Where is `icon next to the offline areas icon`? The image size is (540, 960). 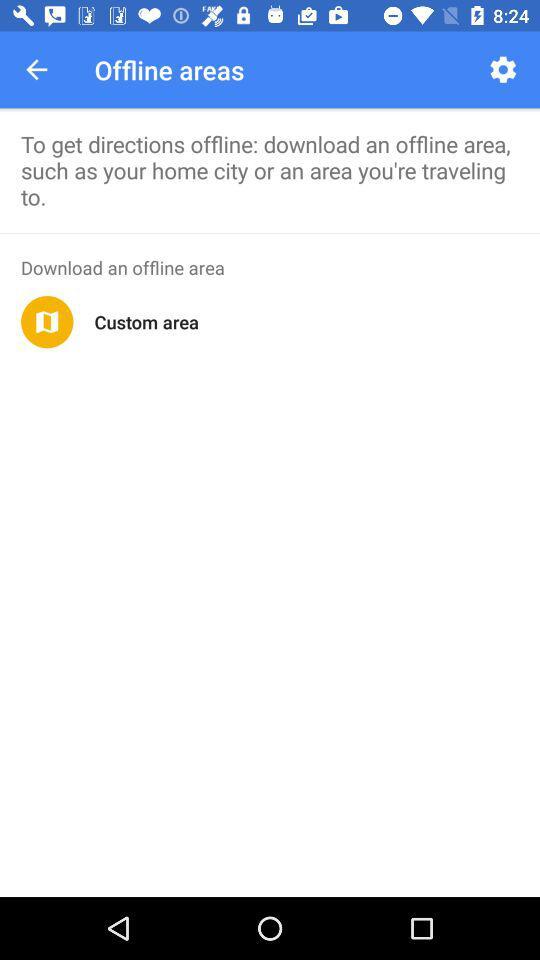 icon next to the offline areas icon is located at coordinates (502, 69).